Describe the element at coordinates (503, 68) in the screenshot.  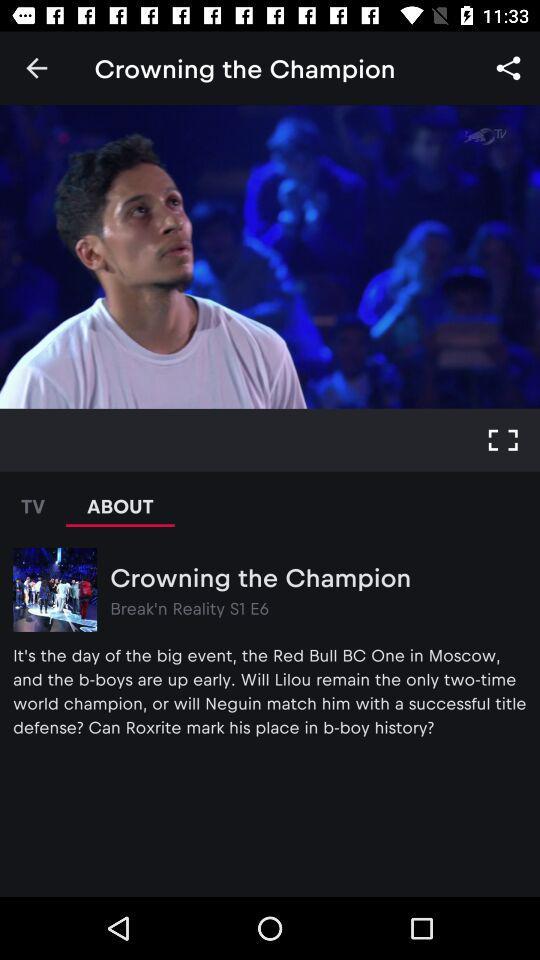
I see `icon next to the text crowing the champion` at that location.